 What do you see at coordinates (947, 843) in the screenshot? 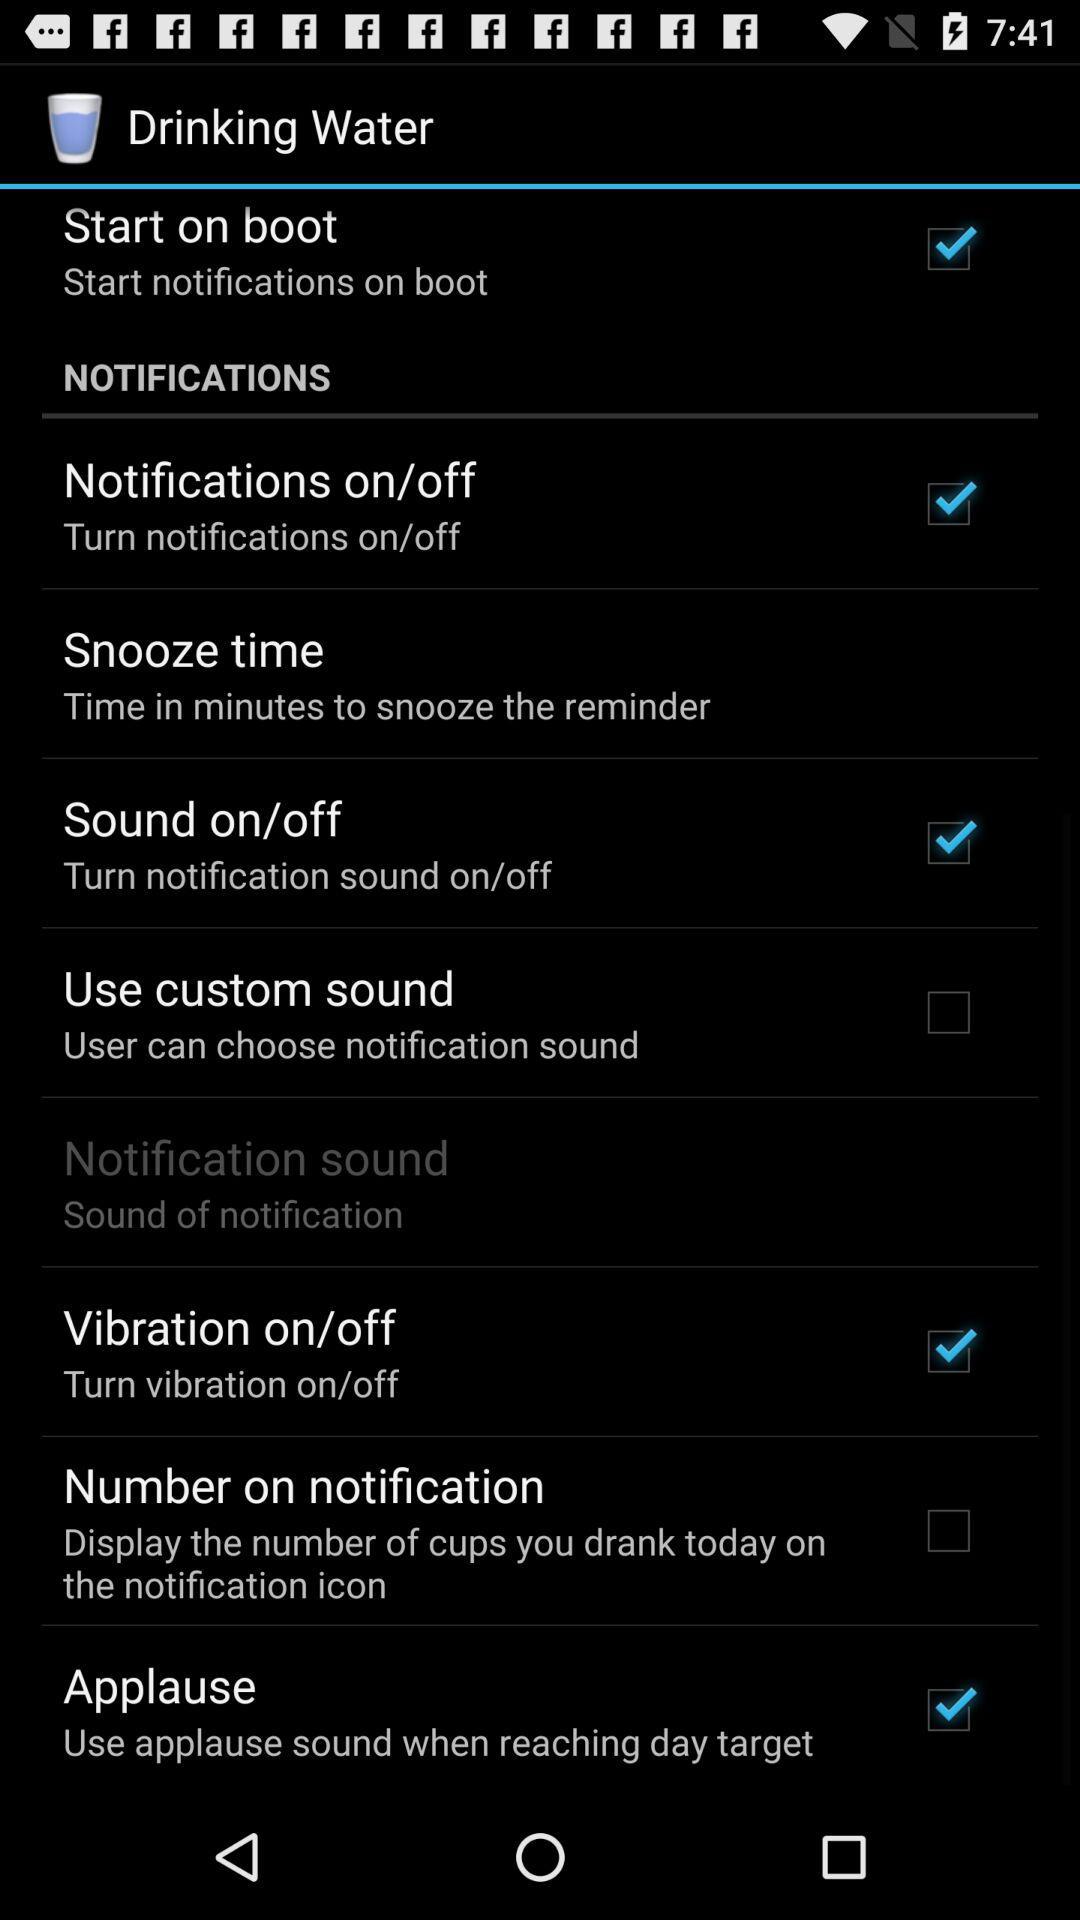
I see `the third option on the top right side of the web page` at bounding box center [947, 843].